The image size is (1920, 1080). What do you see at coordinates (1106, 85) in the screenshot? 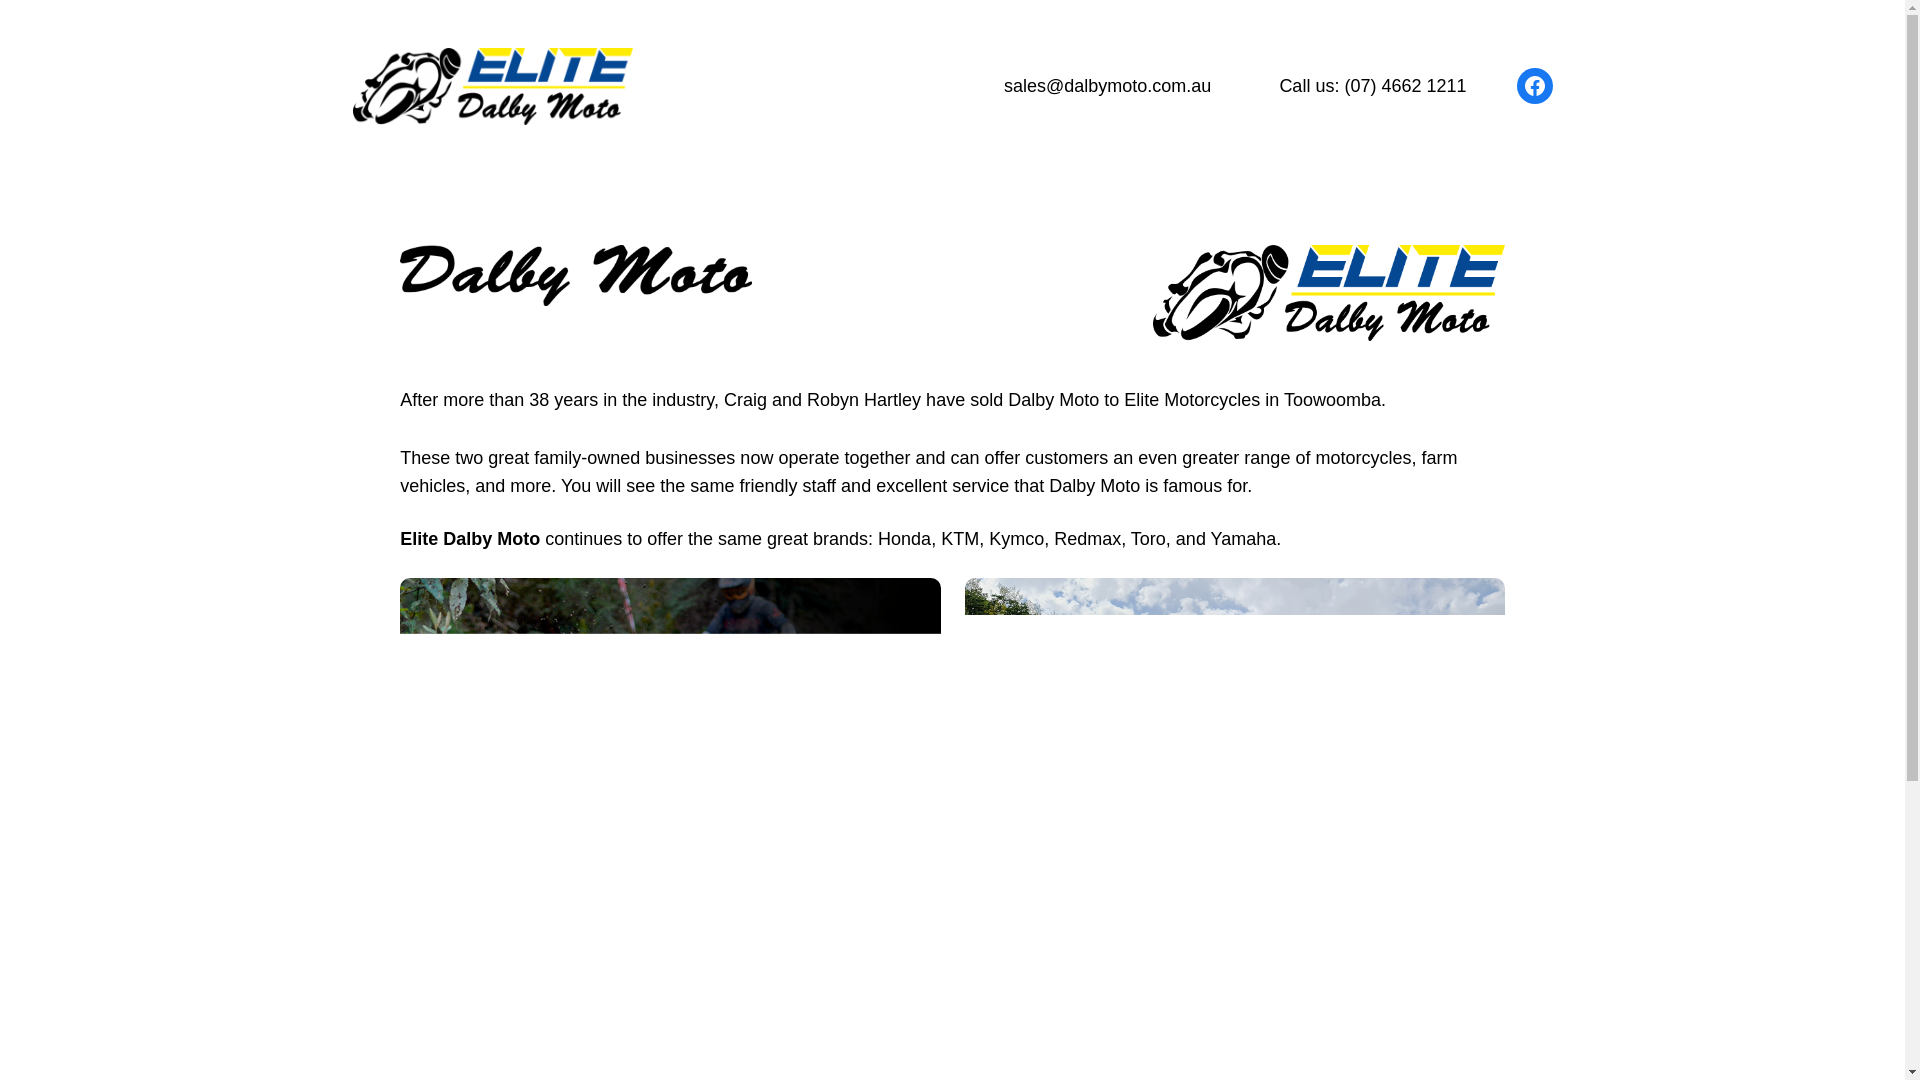
I see `'sales@dalbymoto.com.au'` at bounding box center [1106, 85].